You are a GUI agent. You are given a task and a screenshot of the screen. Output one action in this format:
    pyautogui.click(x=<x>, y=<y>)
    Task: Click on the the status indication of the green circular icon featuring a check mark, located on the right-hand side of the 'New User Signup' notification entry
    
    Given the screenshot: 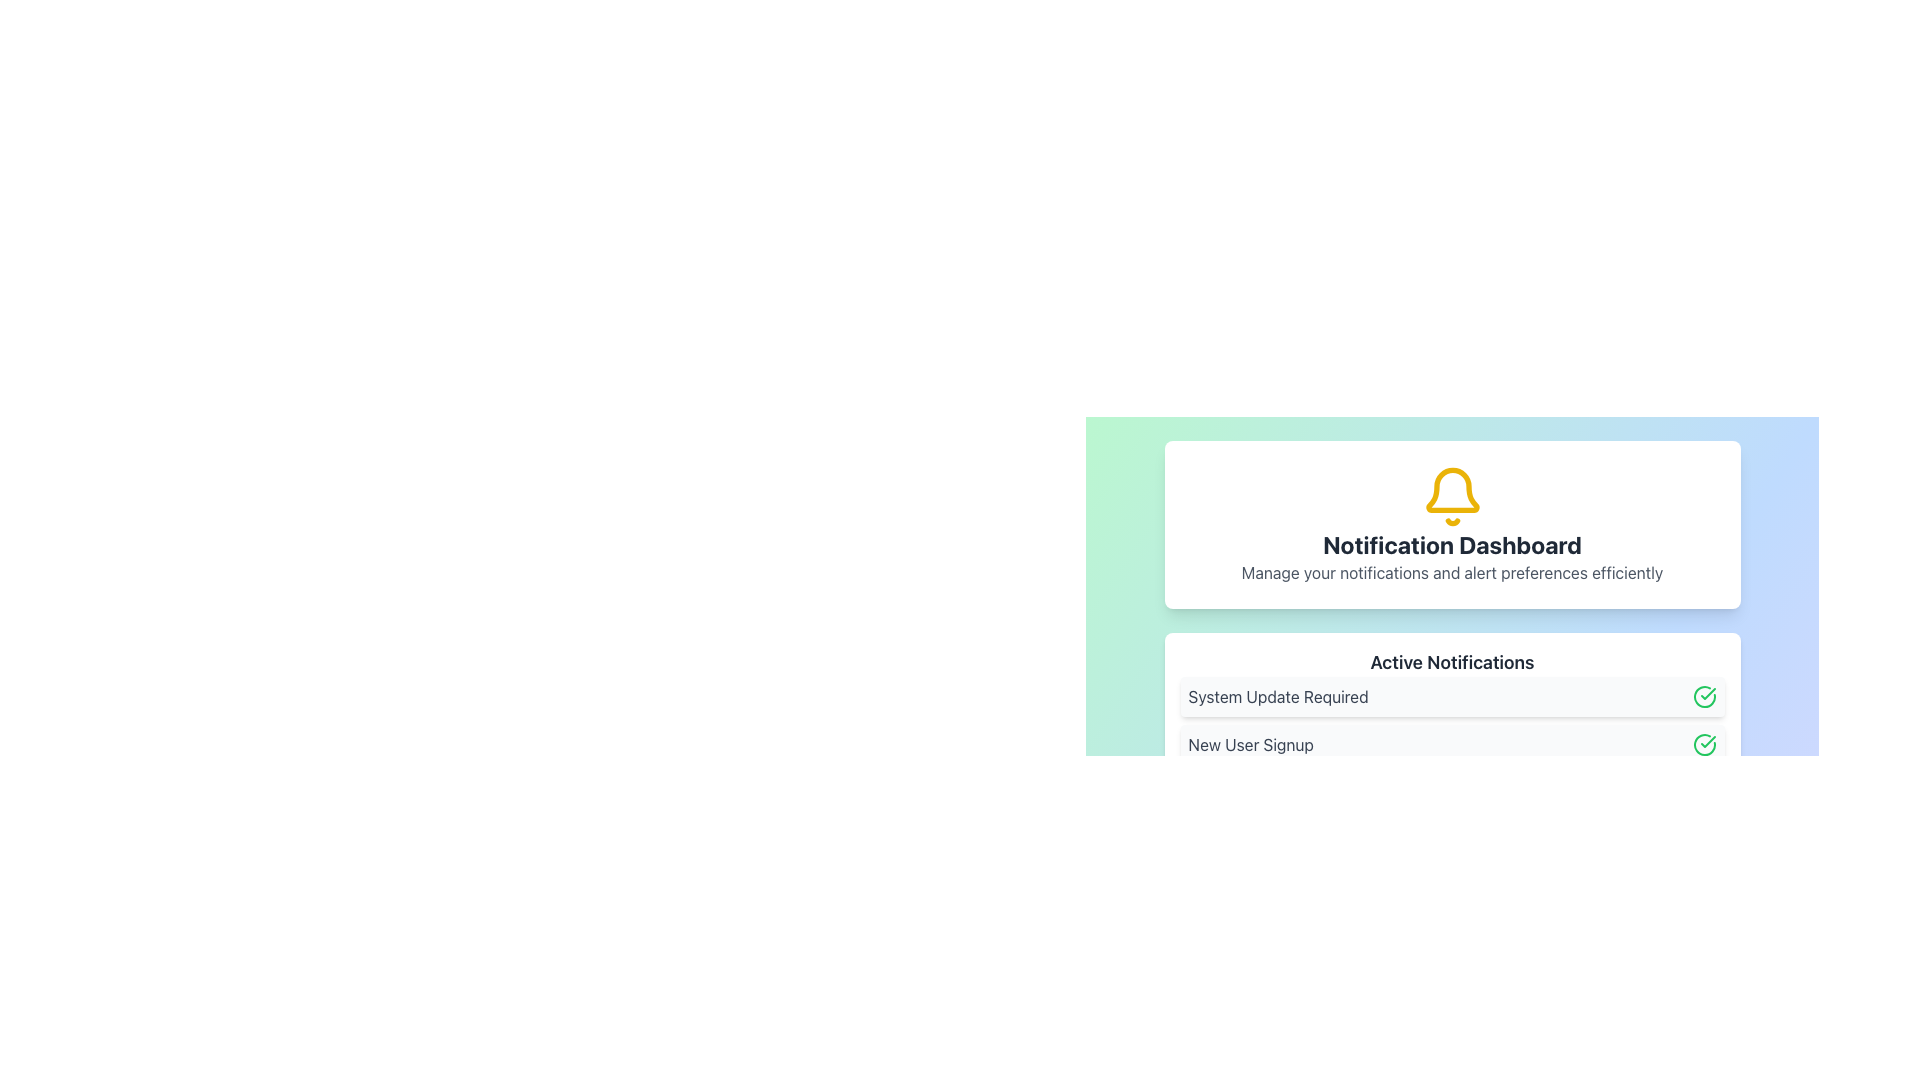 What is the action you would take?
    pyautogui.click(x=1703, y=744)
    